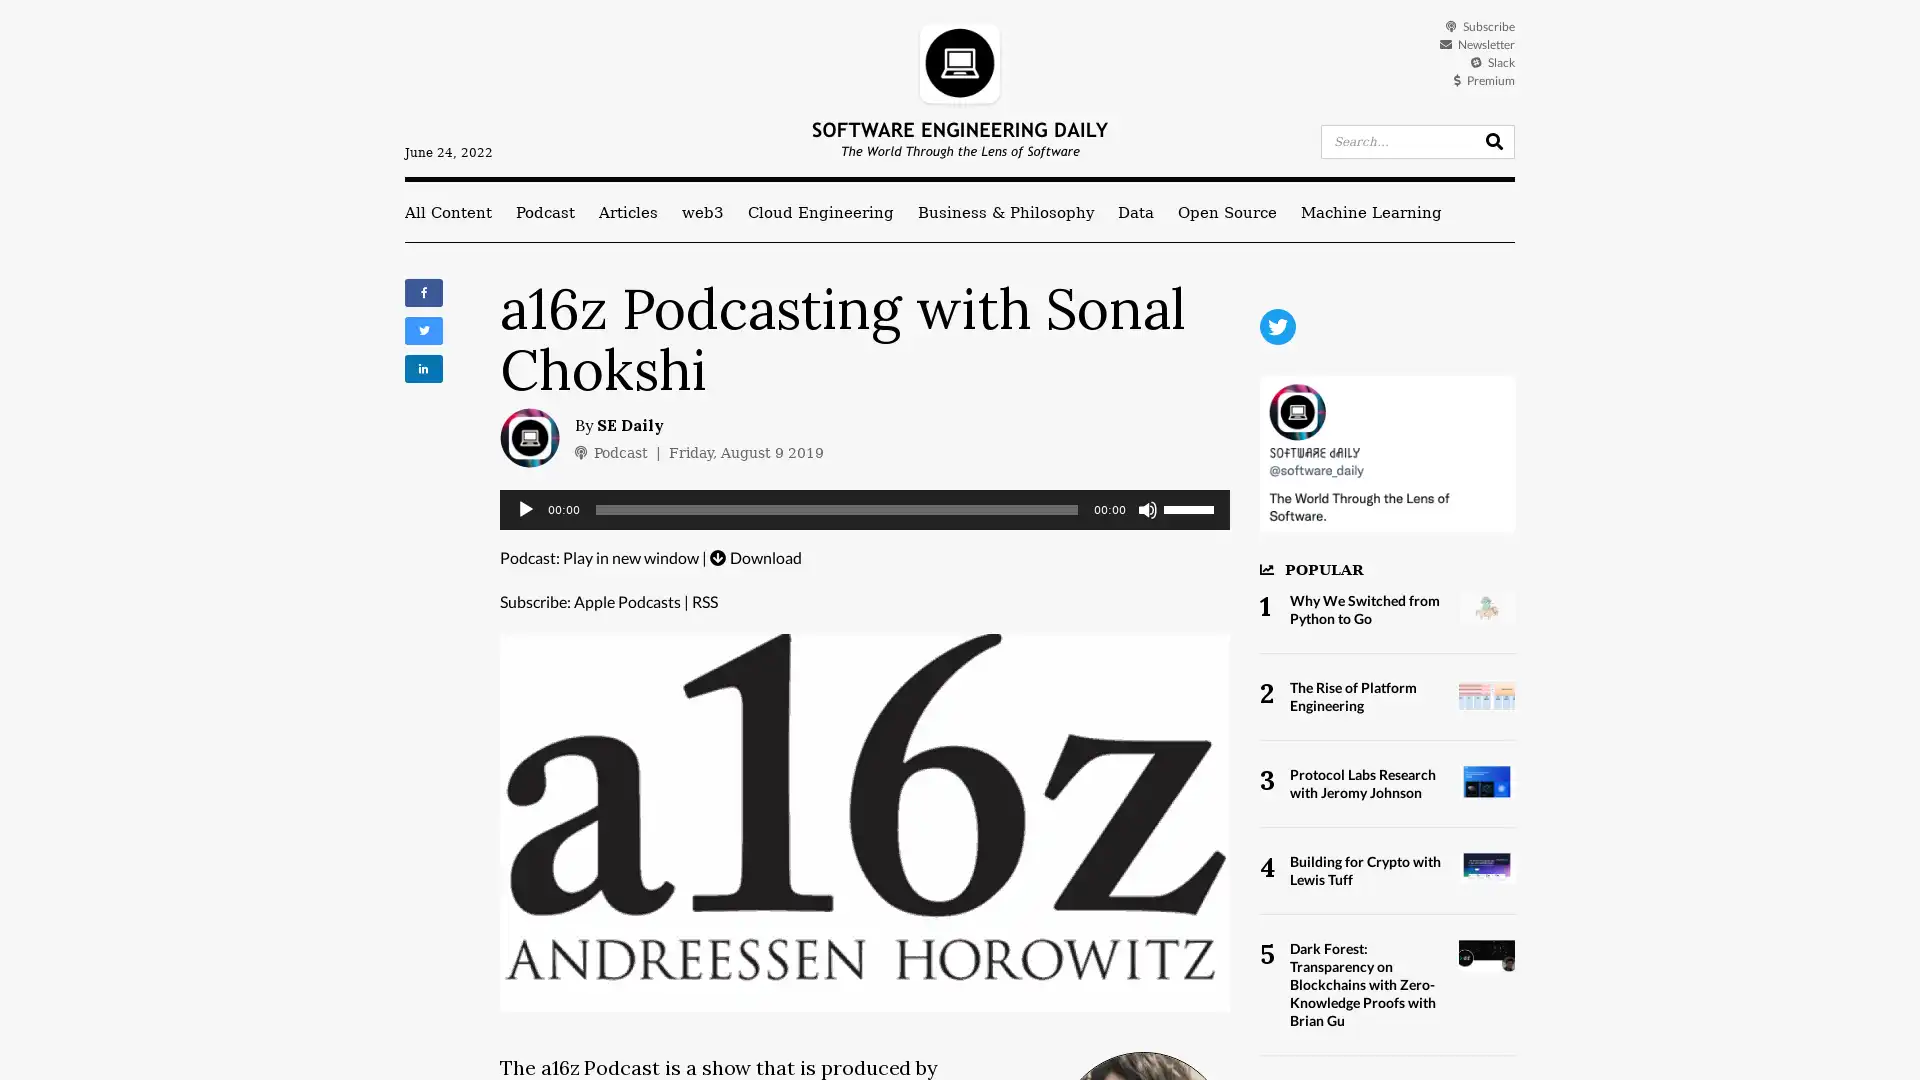 This screenshot has width=1920, height=1080. What do you see at coordinates (1147, 508) in the screenshot?
I see `Mute` at bounding box center [1147, 508].